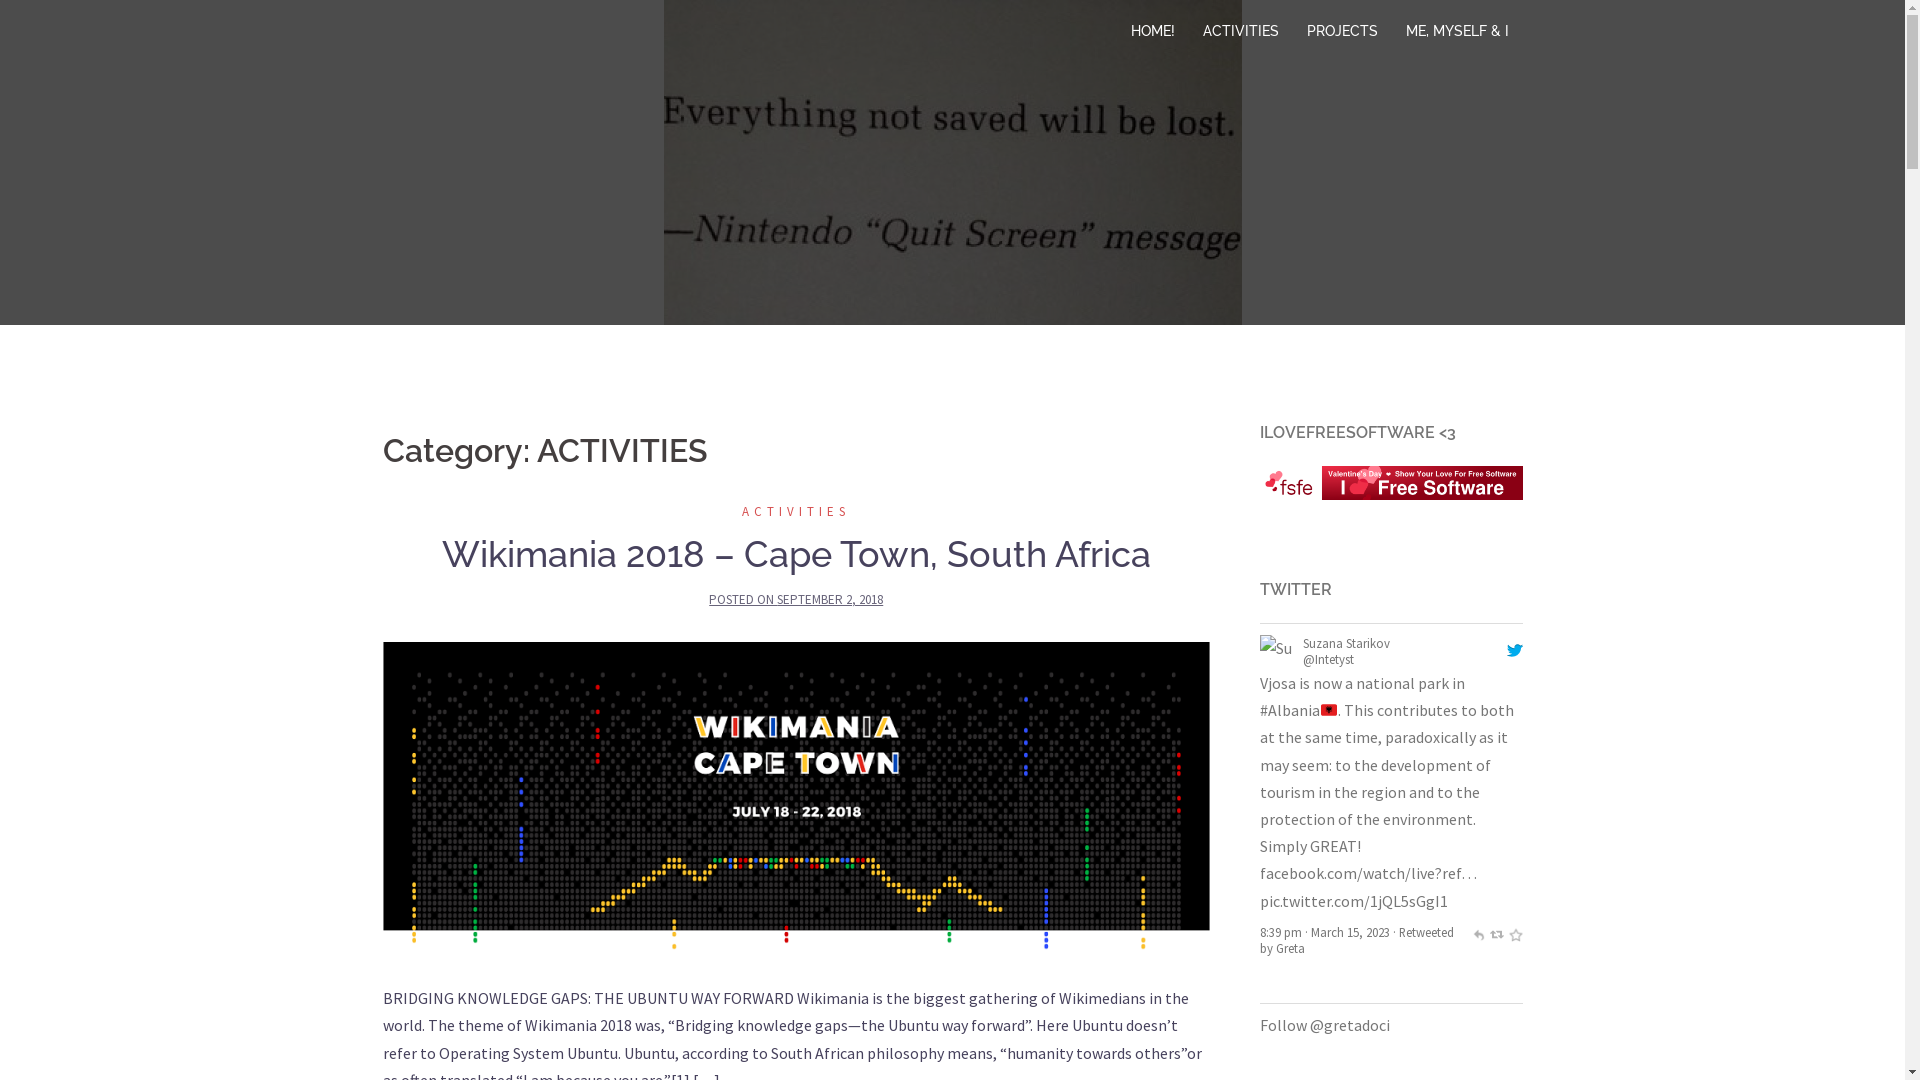 This screenshot has width=1920, height=1080. I want to click on 'ACTIVITIES', so click(795, 510).